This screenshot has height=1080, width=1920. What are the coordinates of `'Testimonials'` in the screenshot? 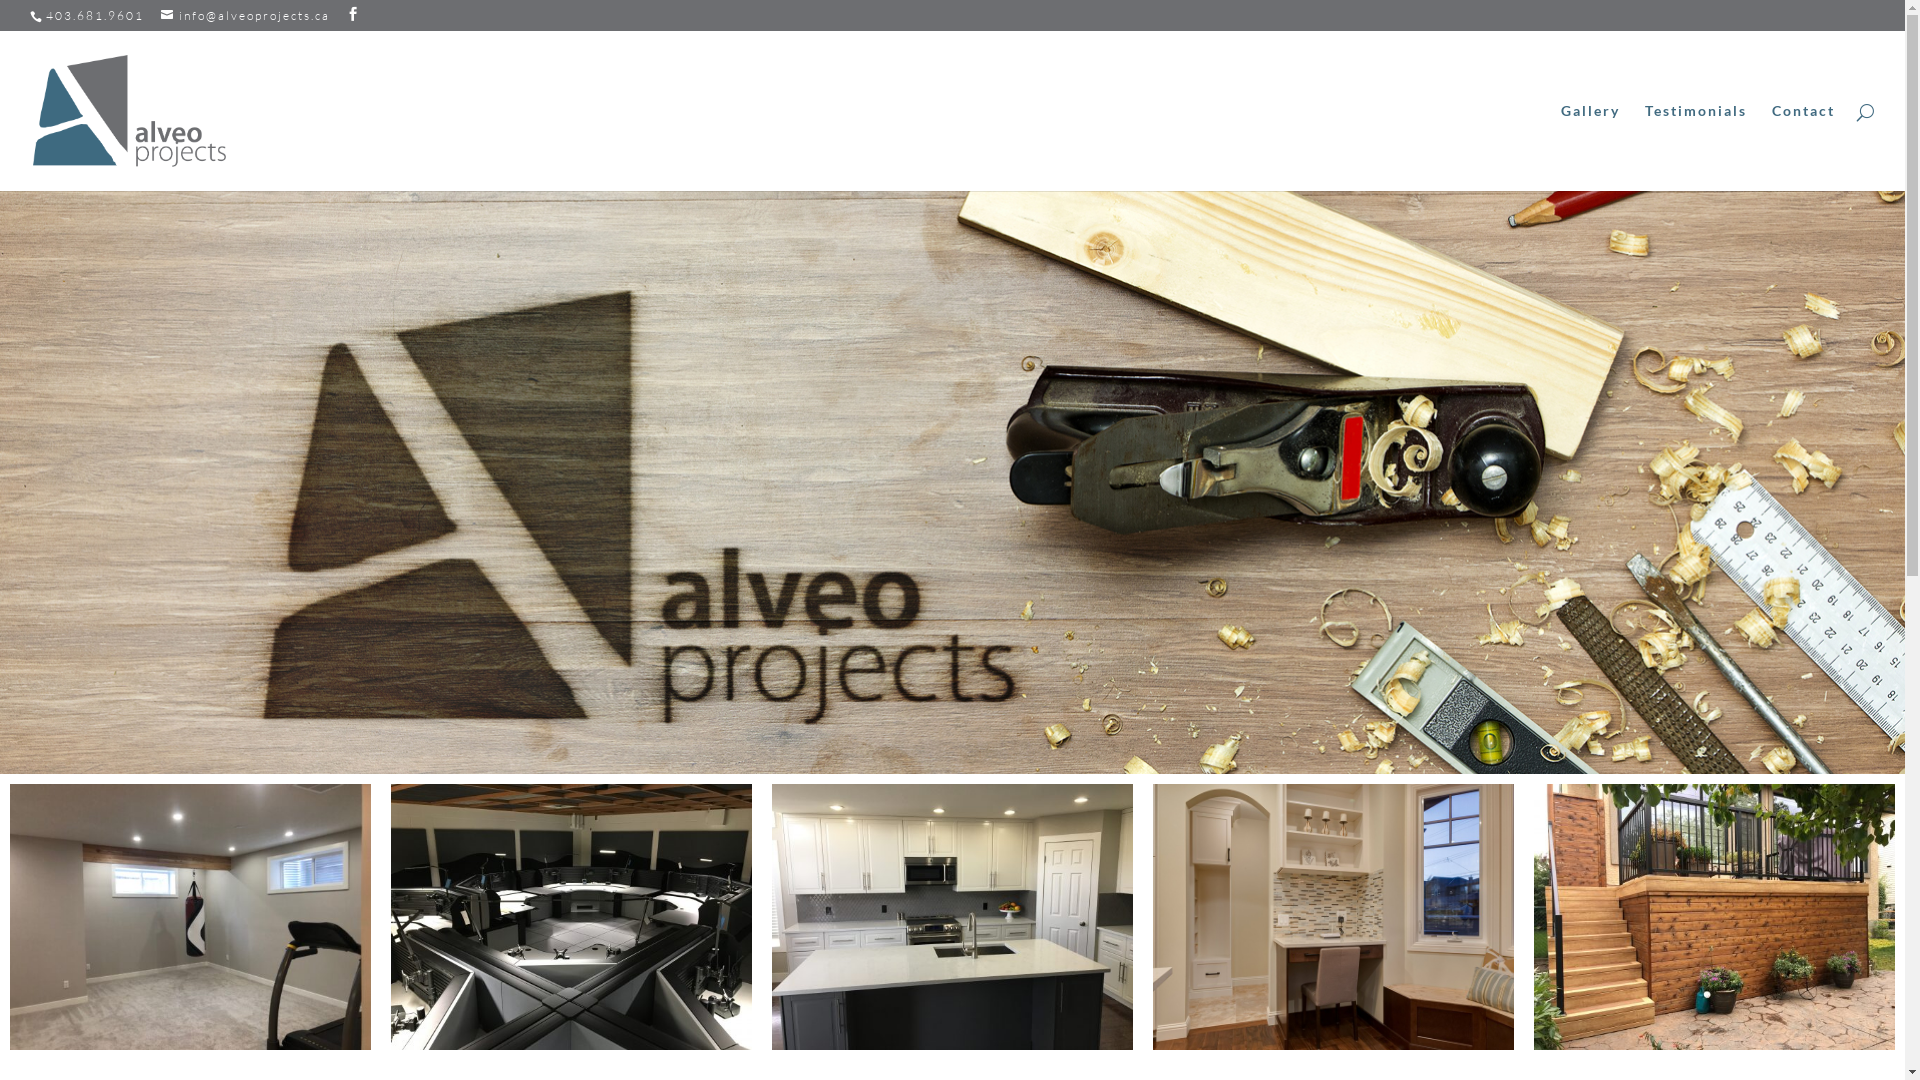 It's located at (1694, 146).